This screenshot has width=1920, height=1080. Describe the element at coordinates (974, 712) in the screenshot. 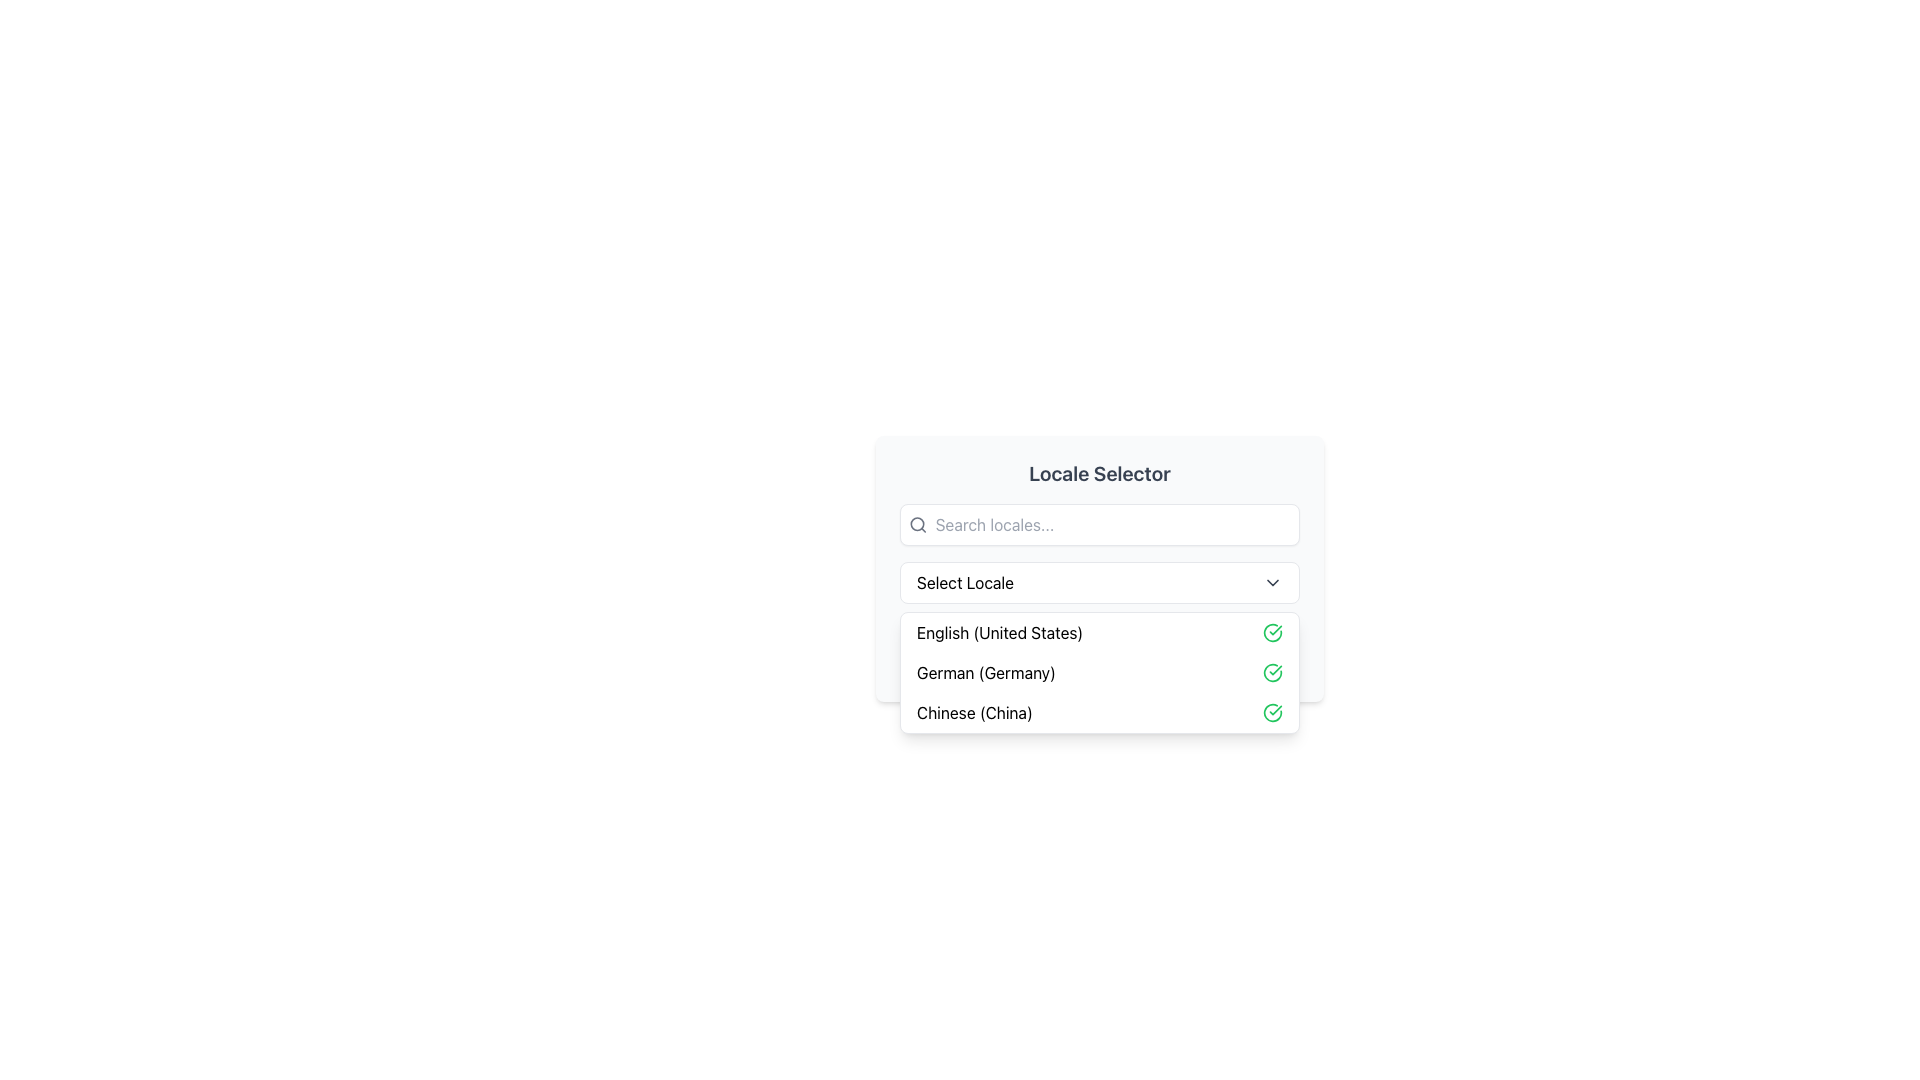

I see `the 'Chinese (China)' language option in the dropdown list` at that location.